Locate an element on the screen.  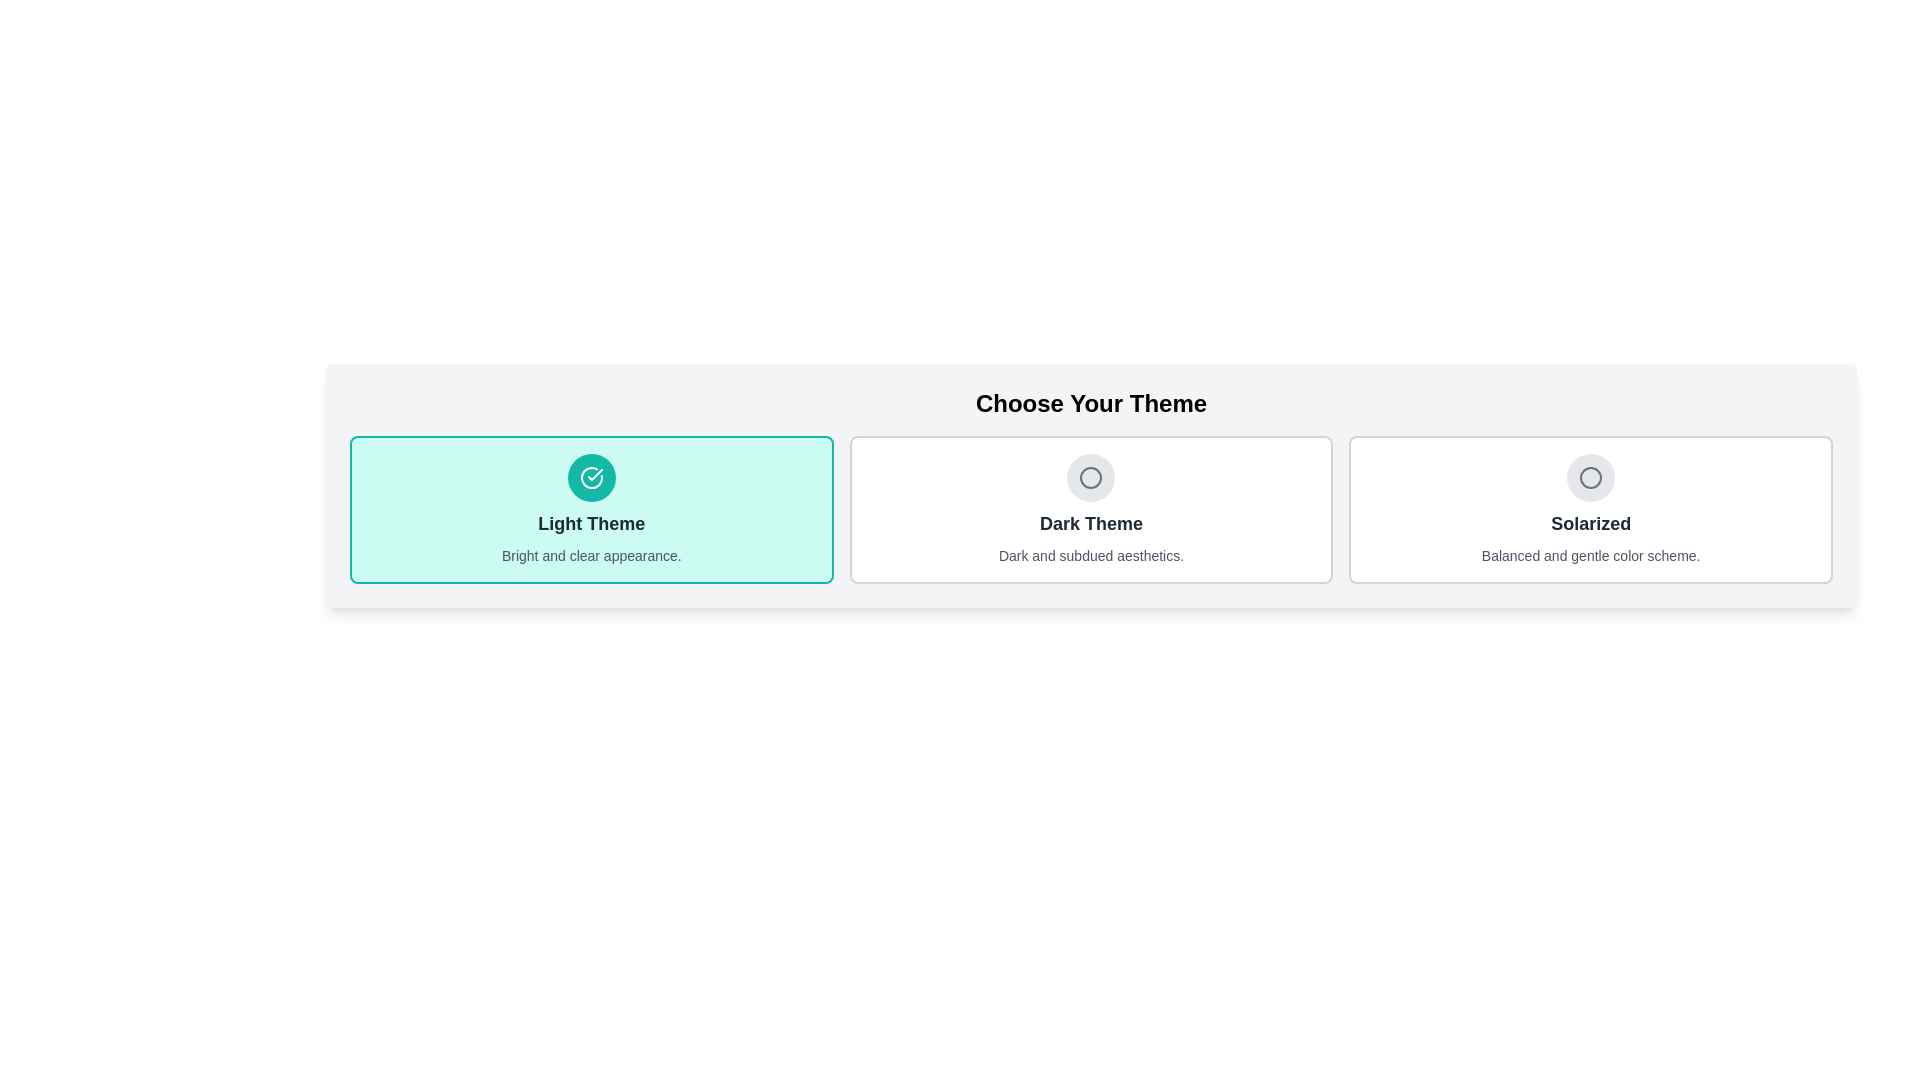
the circular icon representing the 'Dark Theme' option, located above the label 'Dark Theme' in the theme selection group is located at coordinates (1090, 478).